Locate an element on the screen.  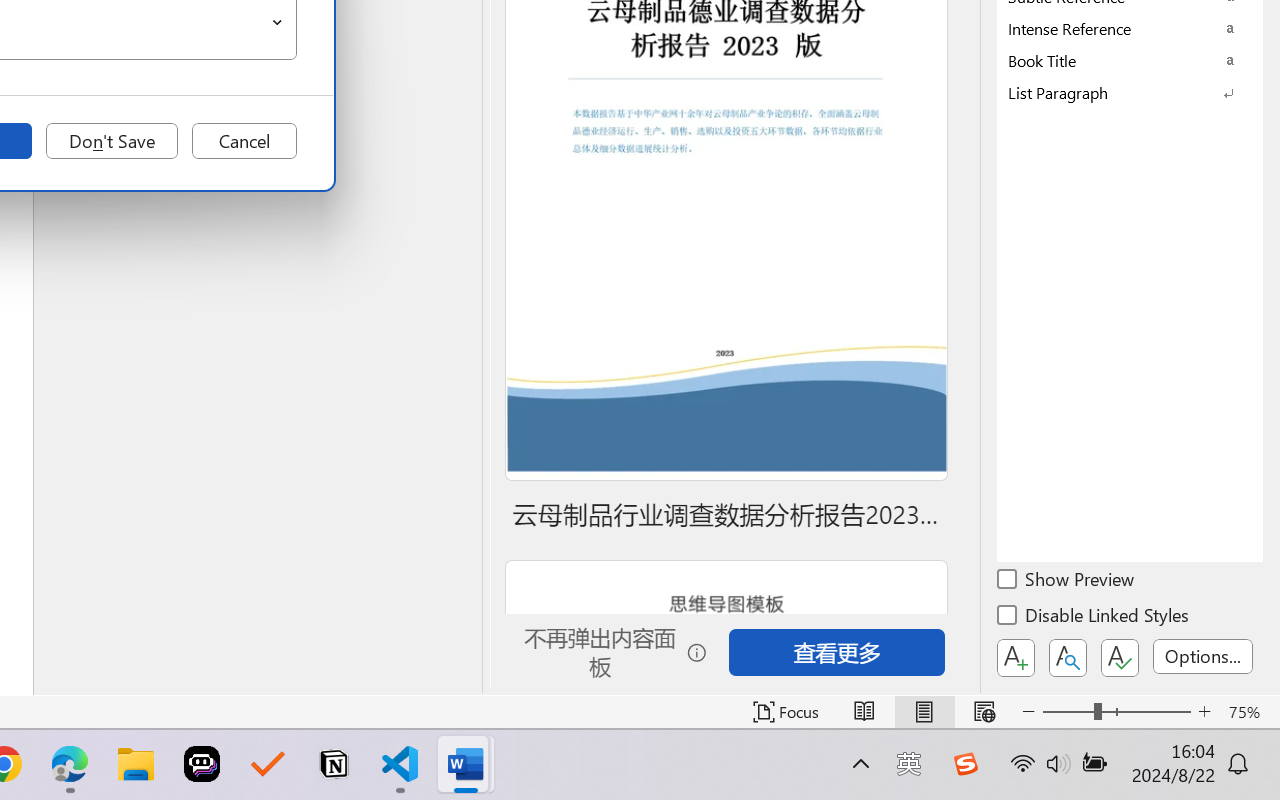
'Focus ' is located at coordinates (785, 711).